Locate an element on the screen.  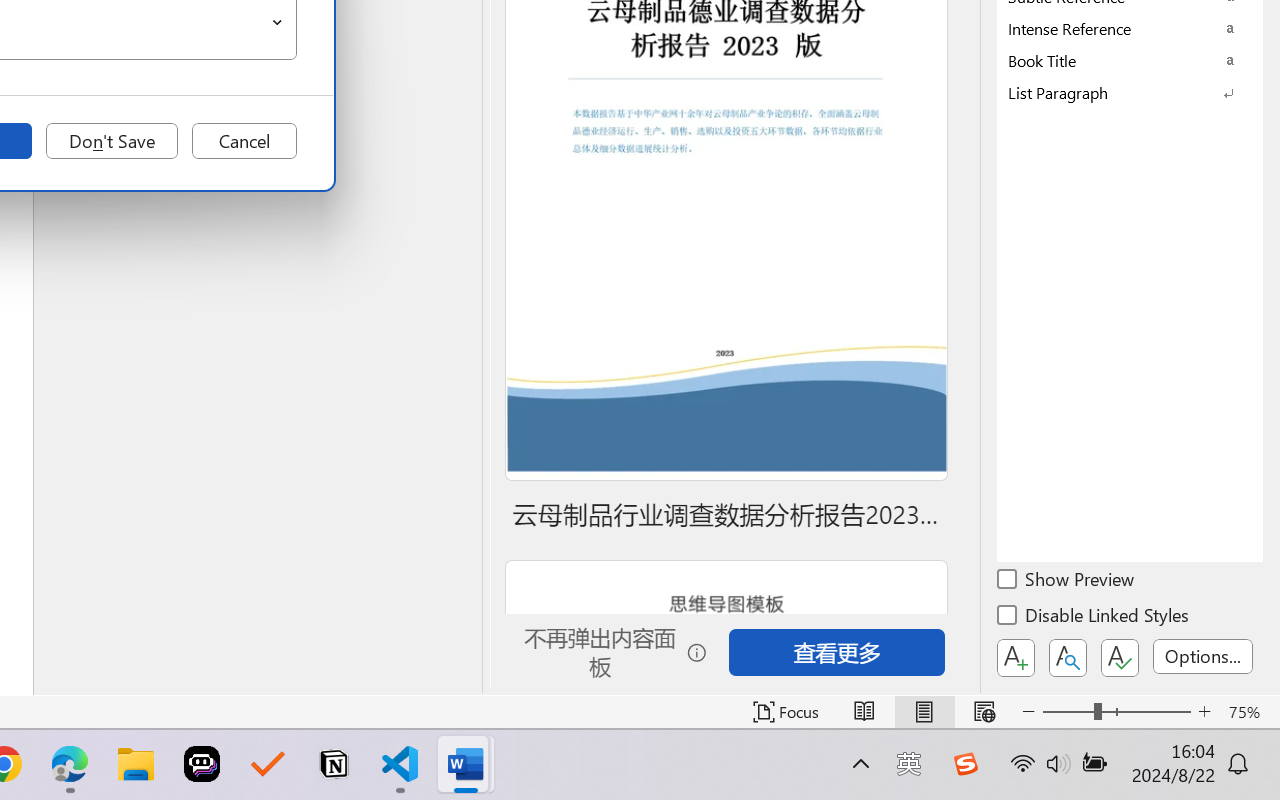
'Focus ' is located at coordinates (785, 711).